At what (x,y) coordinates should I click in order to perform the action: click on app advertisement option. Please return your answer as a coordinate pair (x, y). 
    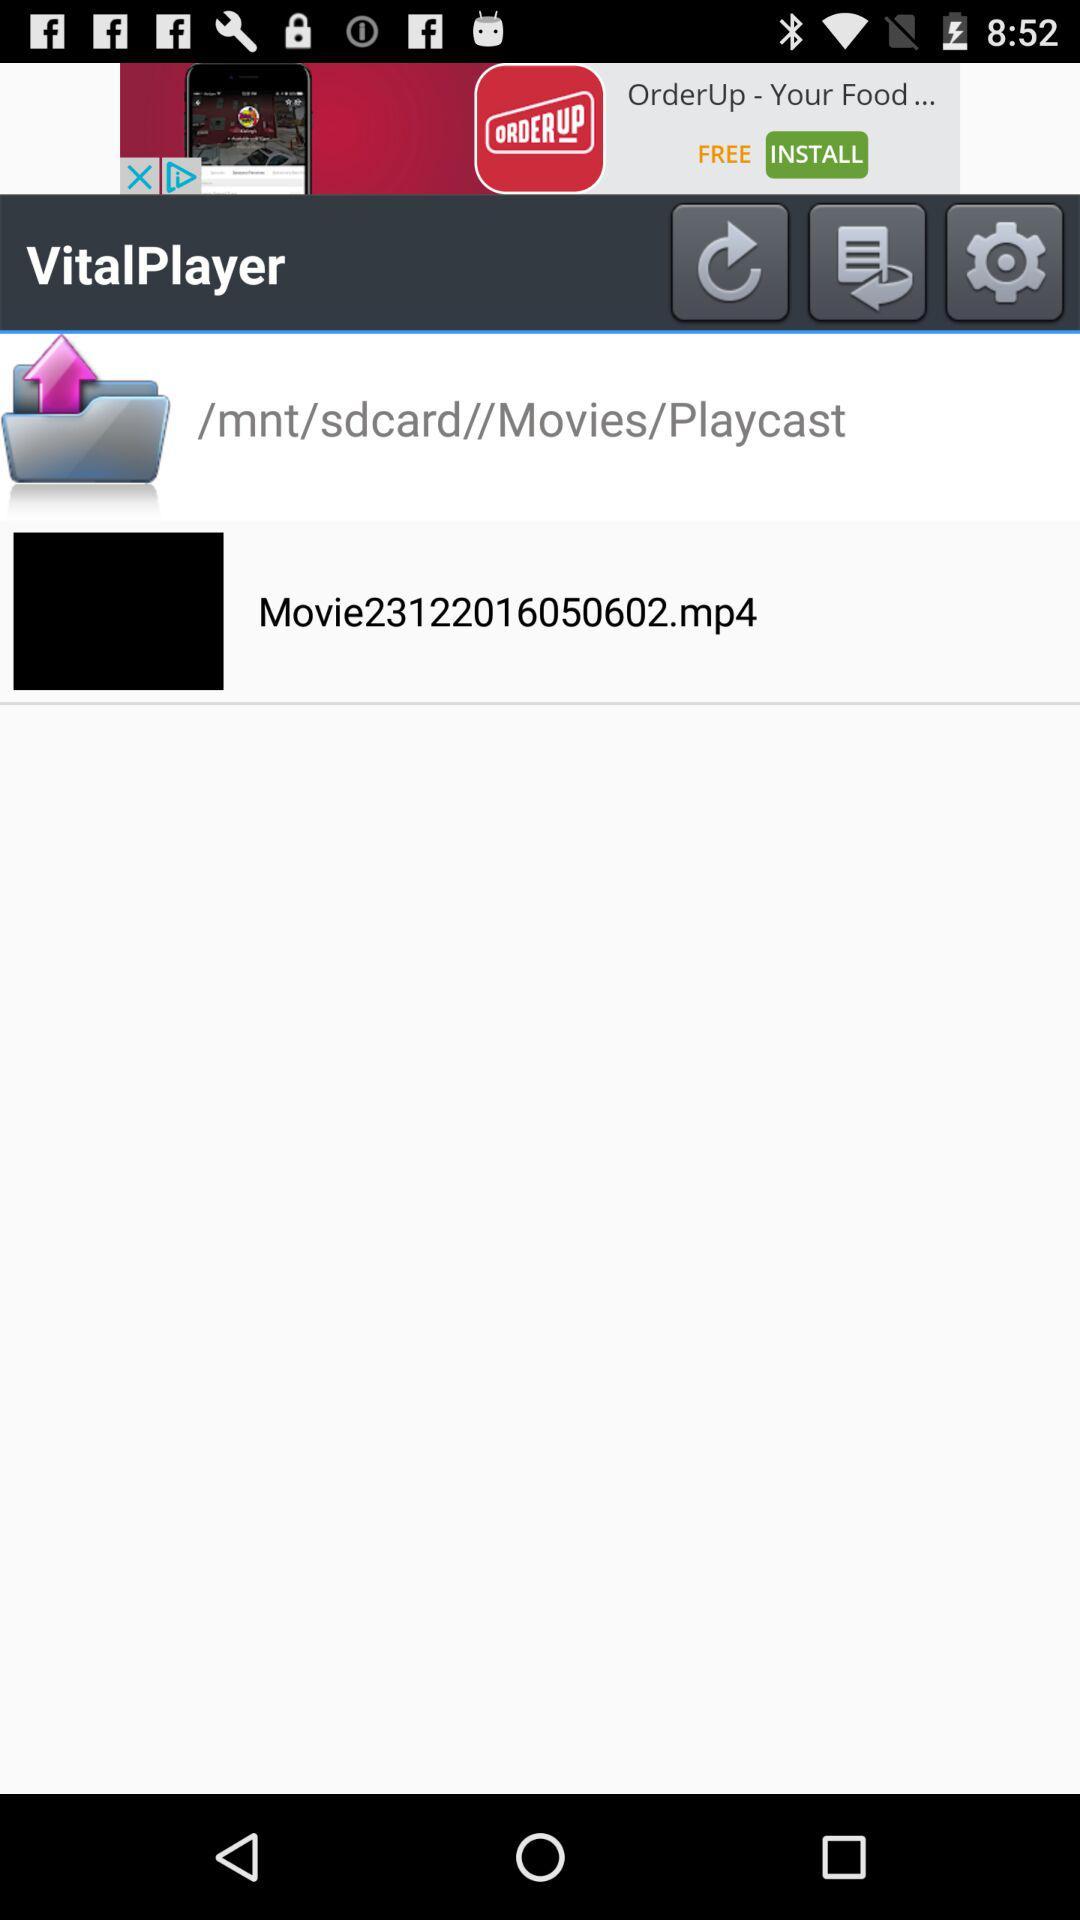
    Looking at the image, I should click on (540, 127).